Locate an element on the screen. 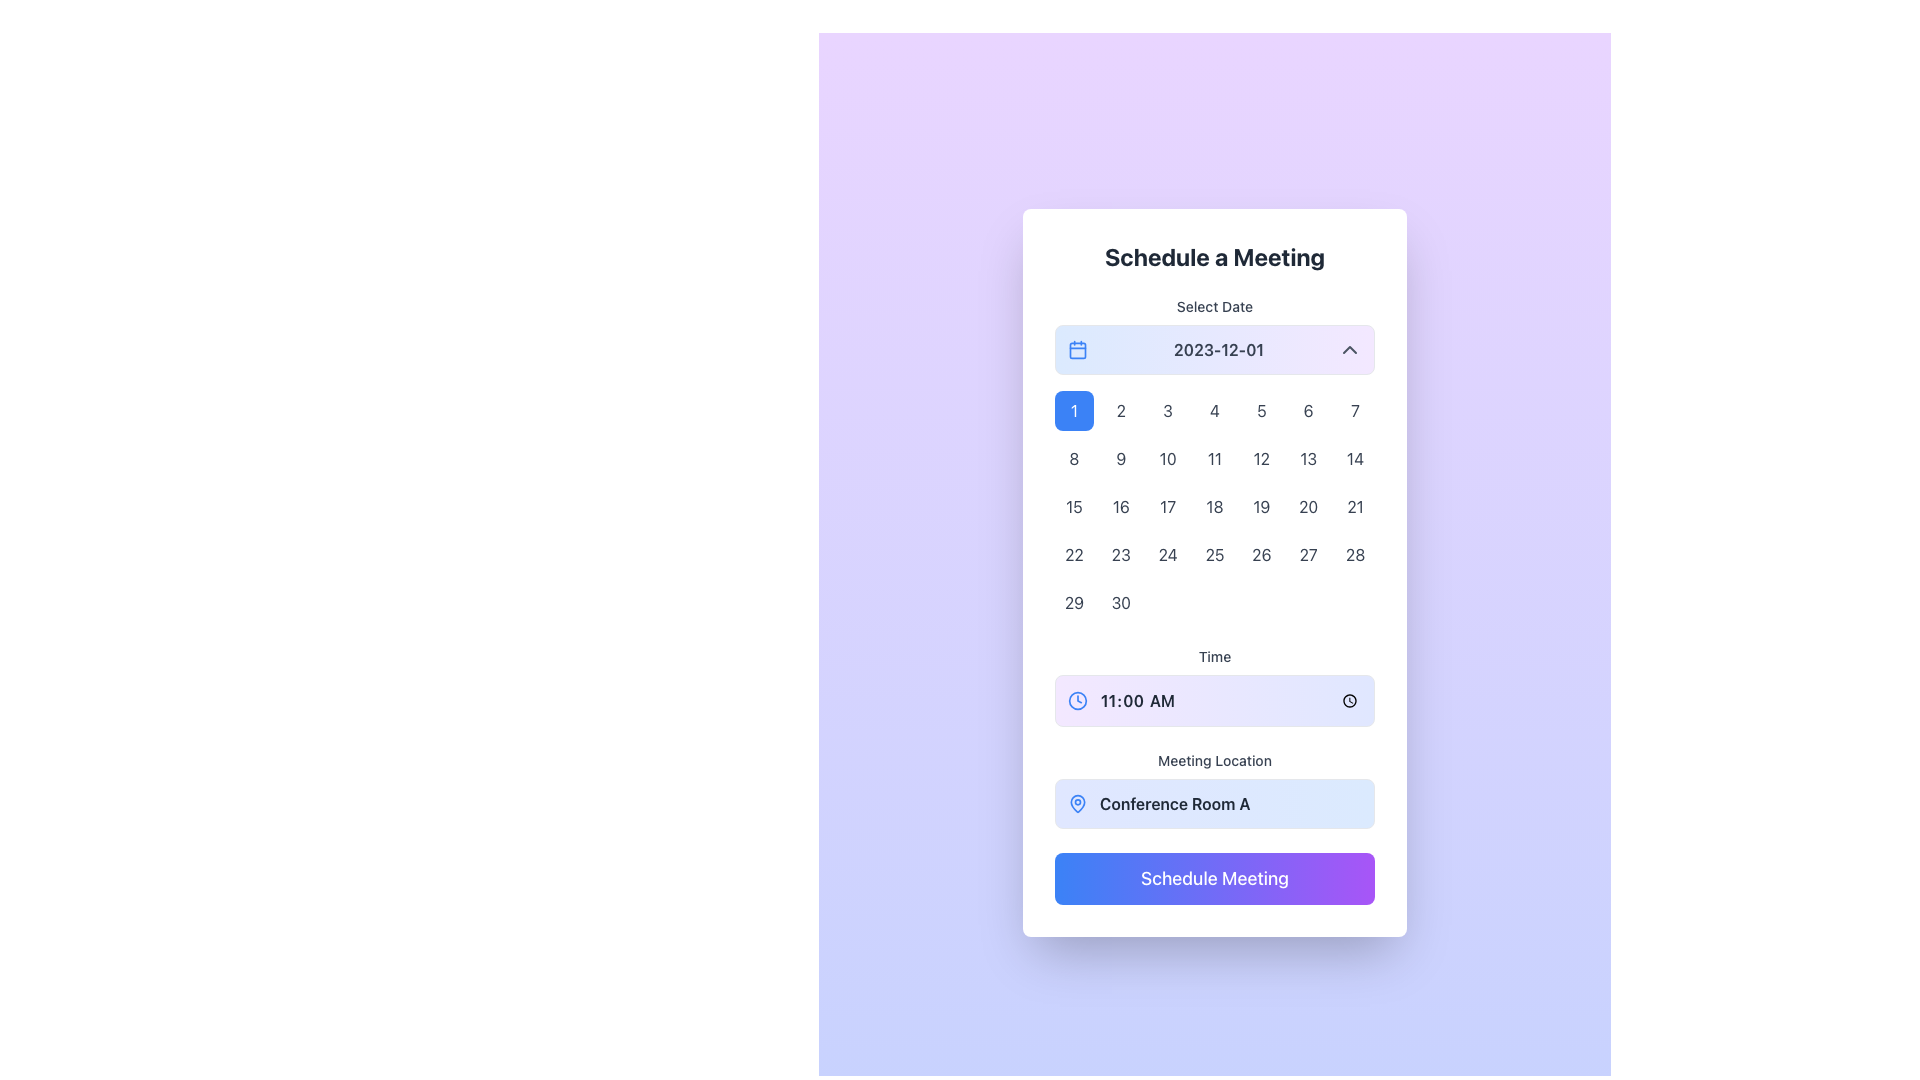  the selectable date button for the date '16' located in the third row and second column of the calendar grid is located at coordinates (1121, 505).